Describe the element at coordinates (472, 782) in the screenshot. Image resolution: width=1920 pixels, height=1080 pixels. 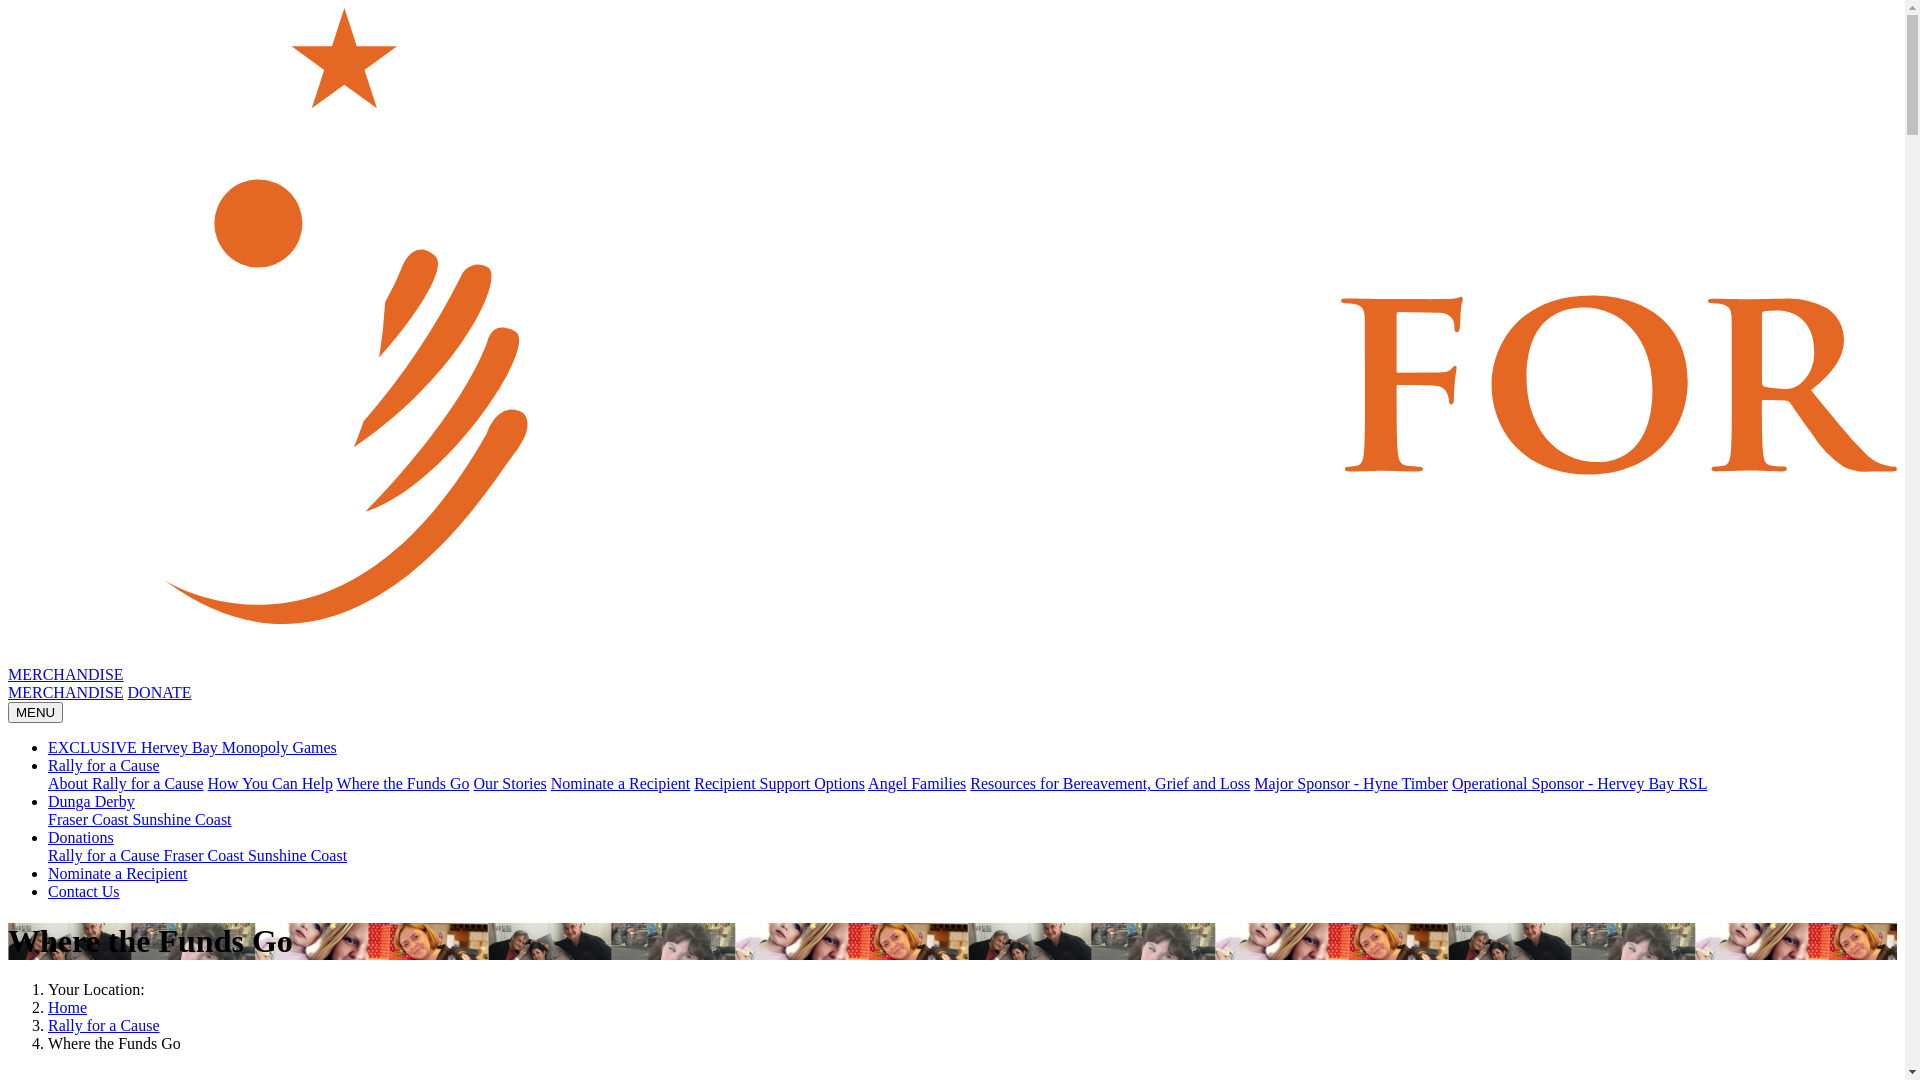
I see `'Our Stories'` at that location.